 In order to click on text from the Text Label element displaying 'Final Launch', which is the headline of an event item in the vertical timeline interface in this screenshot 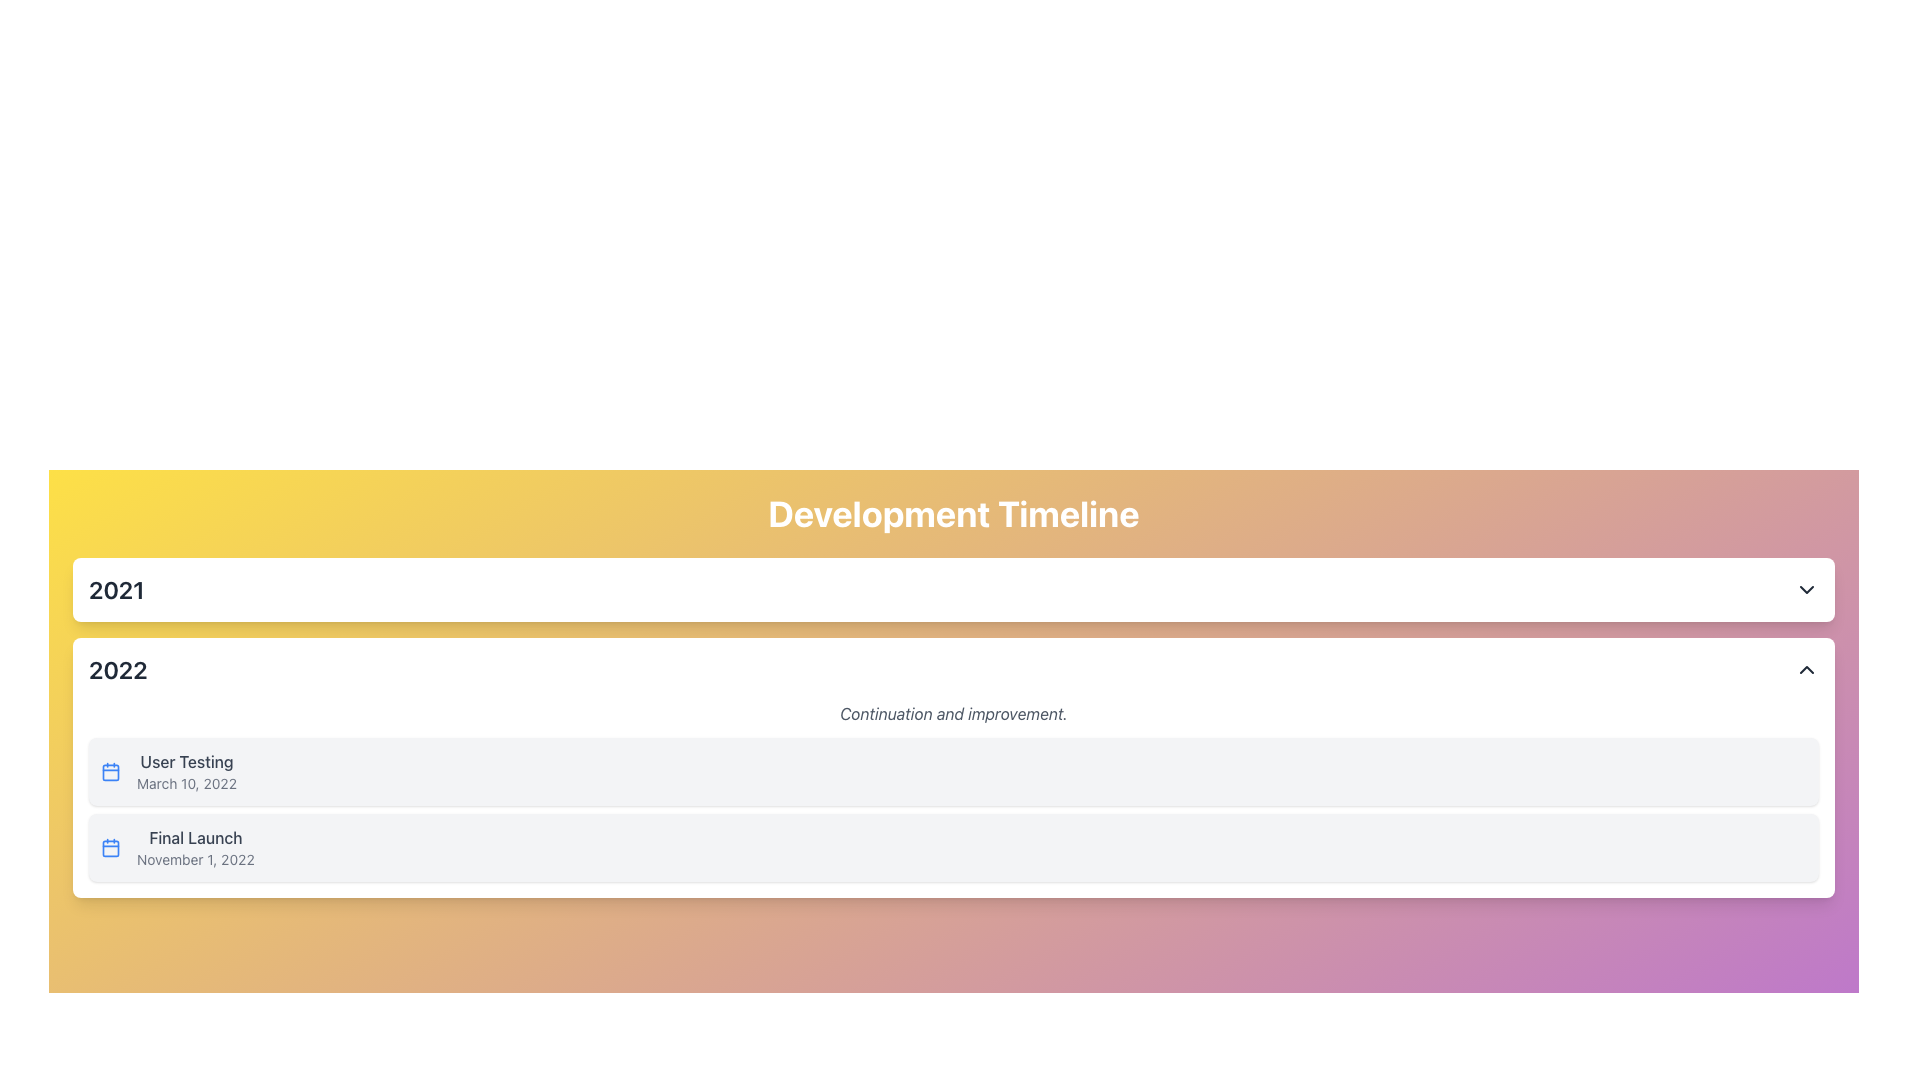, I will do `click(195, 837)`.